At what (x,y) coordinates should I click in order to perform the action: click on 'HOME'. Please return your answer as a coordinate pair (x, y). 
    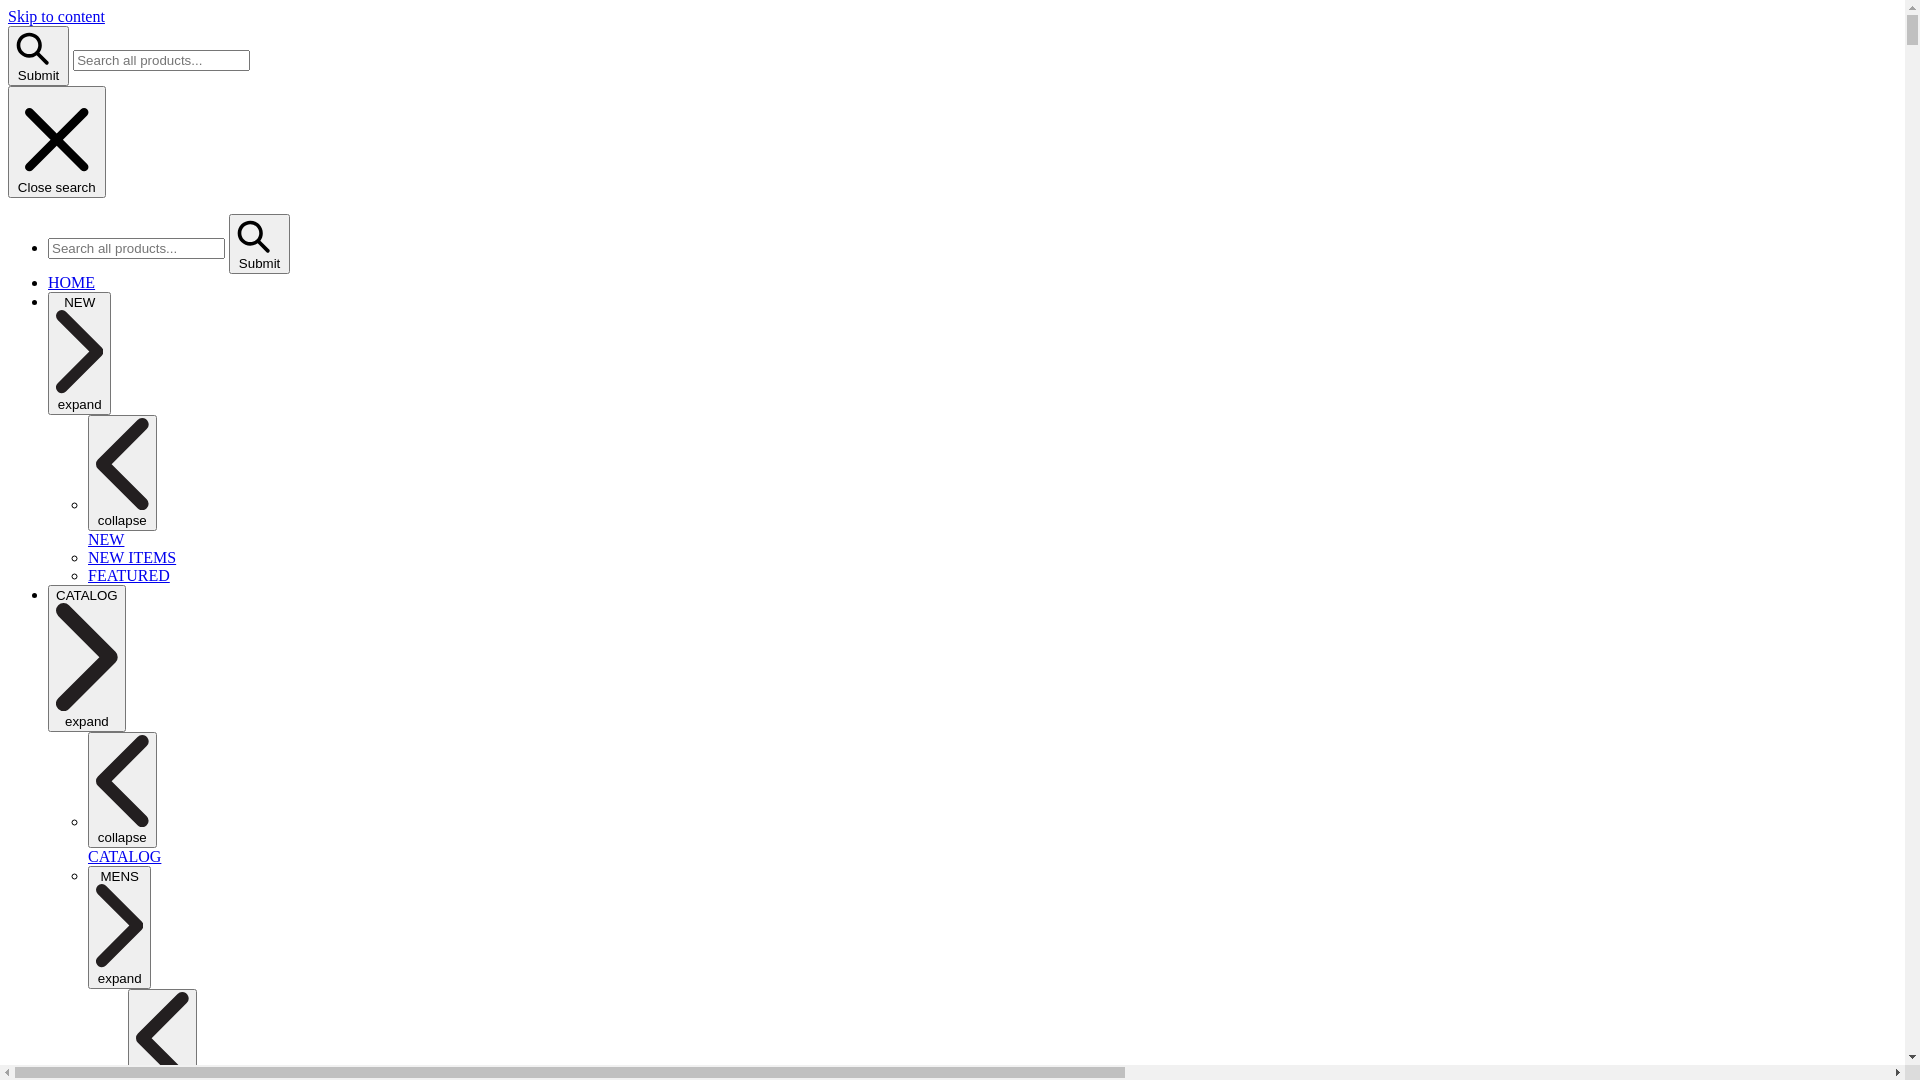
    Looking at the image, I should click on (71, 282).